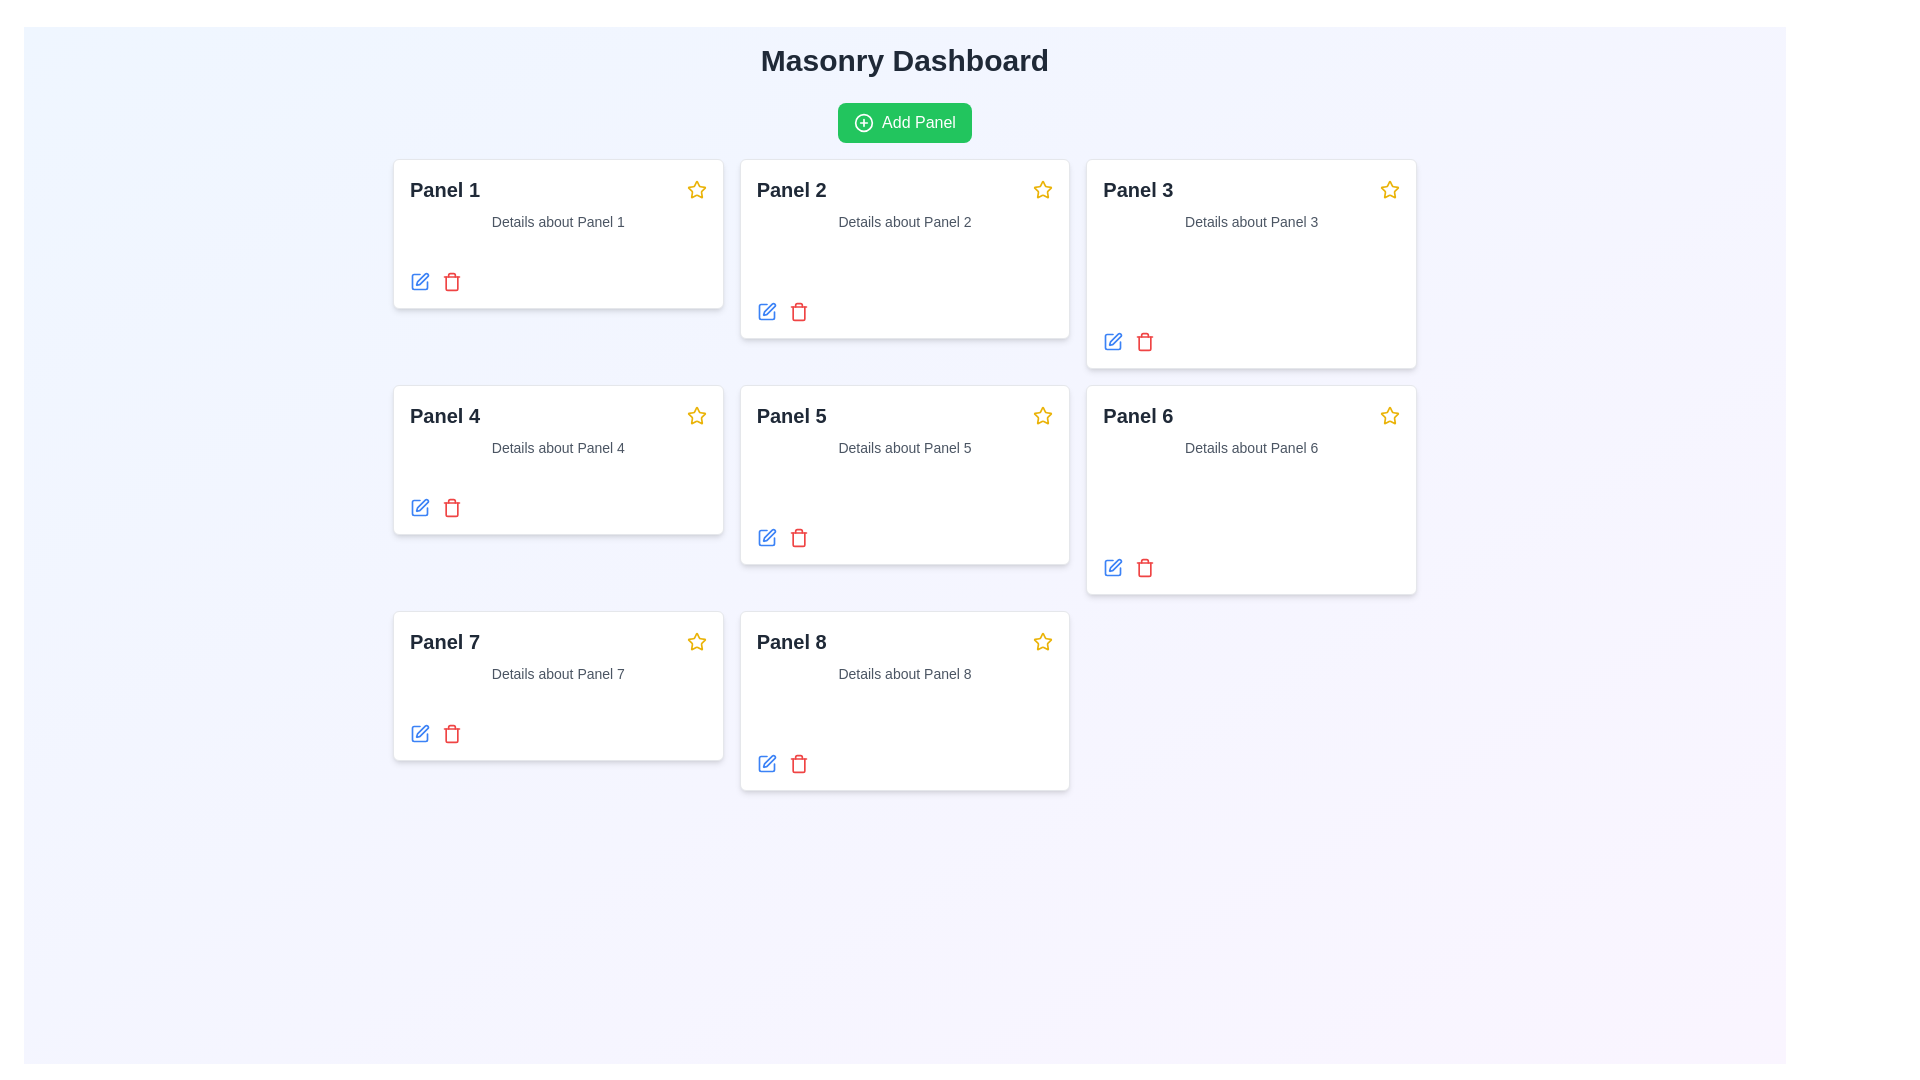 This screenshot has width=1920, height=1080. I want to click on the delete button located to the right of the blue pencil edit icon in the horizontal group at the bottom of 'Panel 4', so click(450, 507).